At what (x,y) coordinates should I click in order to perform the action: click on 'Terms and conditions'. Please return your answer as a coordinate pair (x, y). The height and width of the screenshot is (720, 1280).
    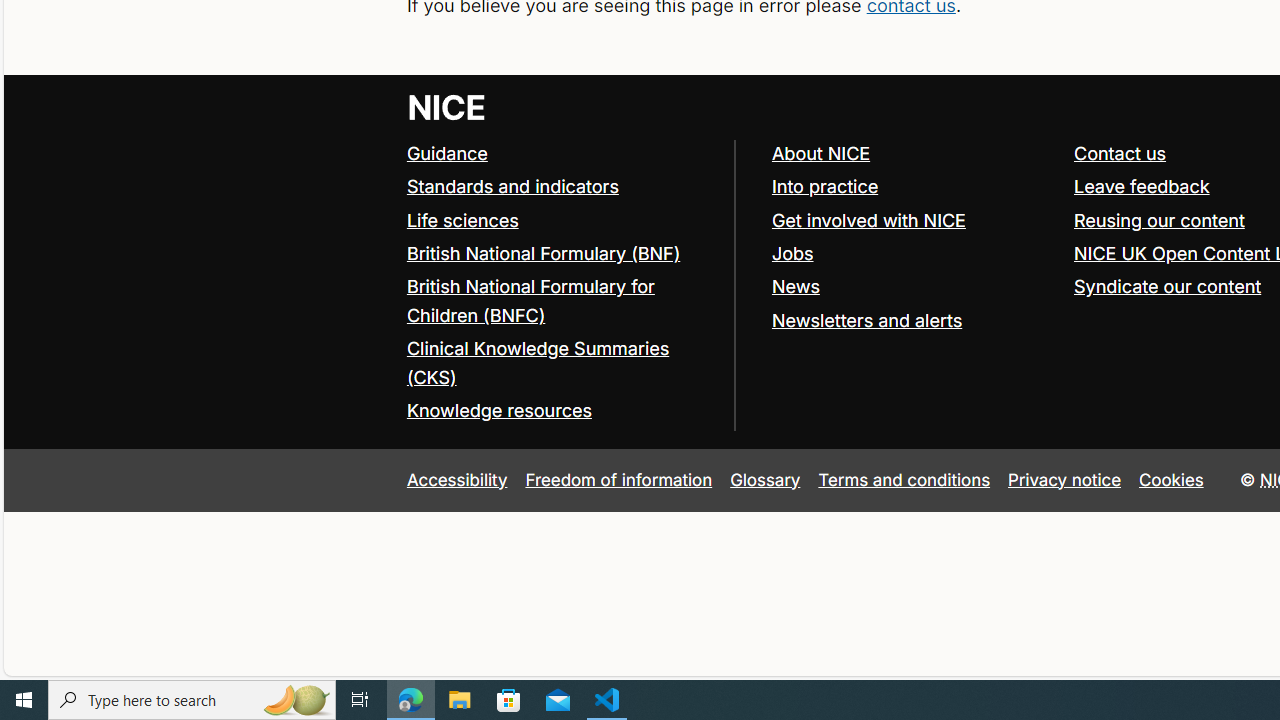
    Looking at the image, I should click on (903, 479).